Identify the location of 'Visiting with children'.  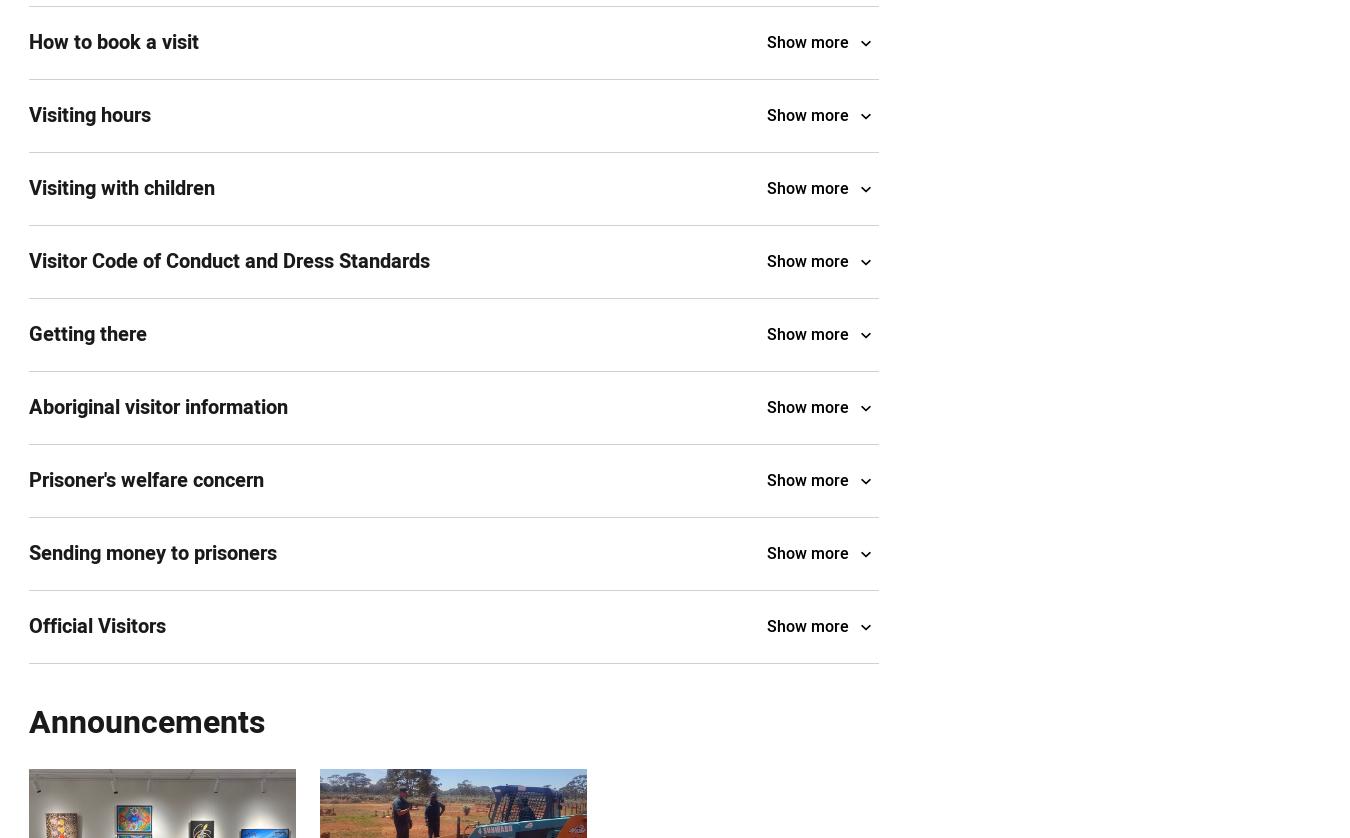
(122, 188).